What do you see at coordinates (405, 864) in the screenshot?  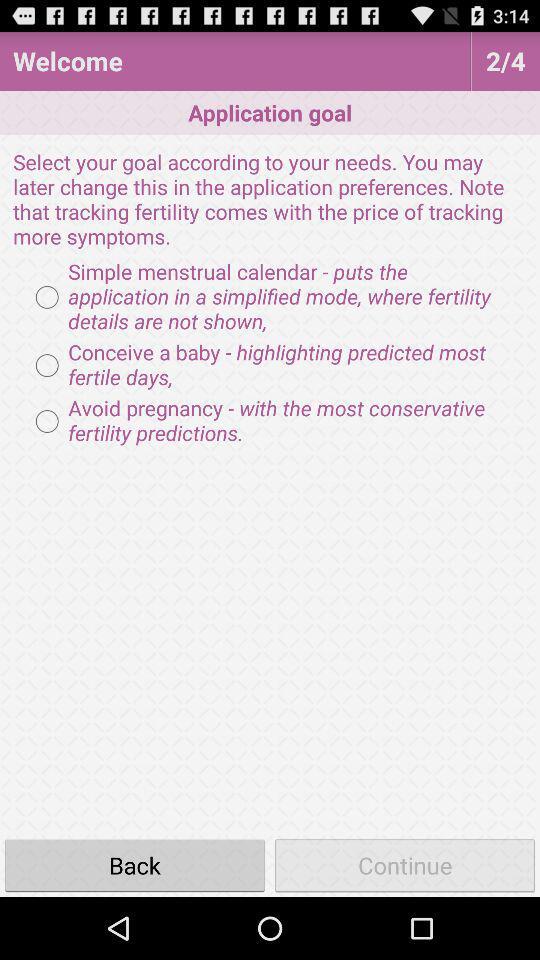 I see `continue item` at bounding box center [405, 864].